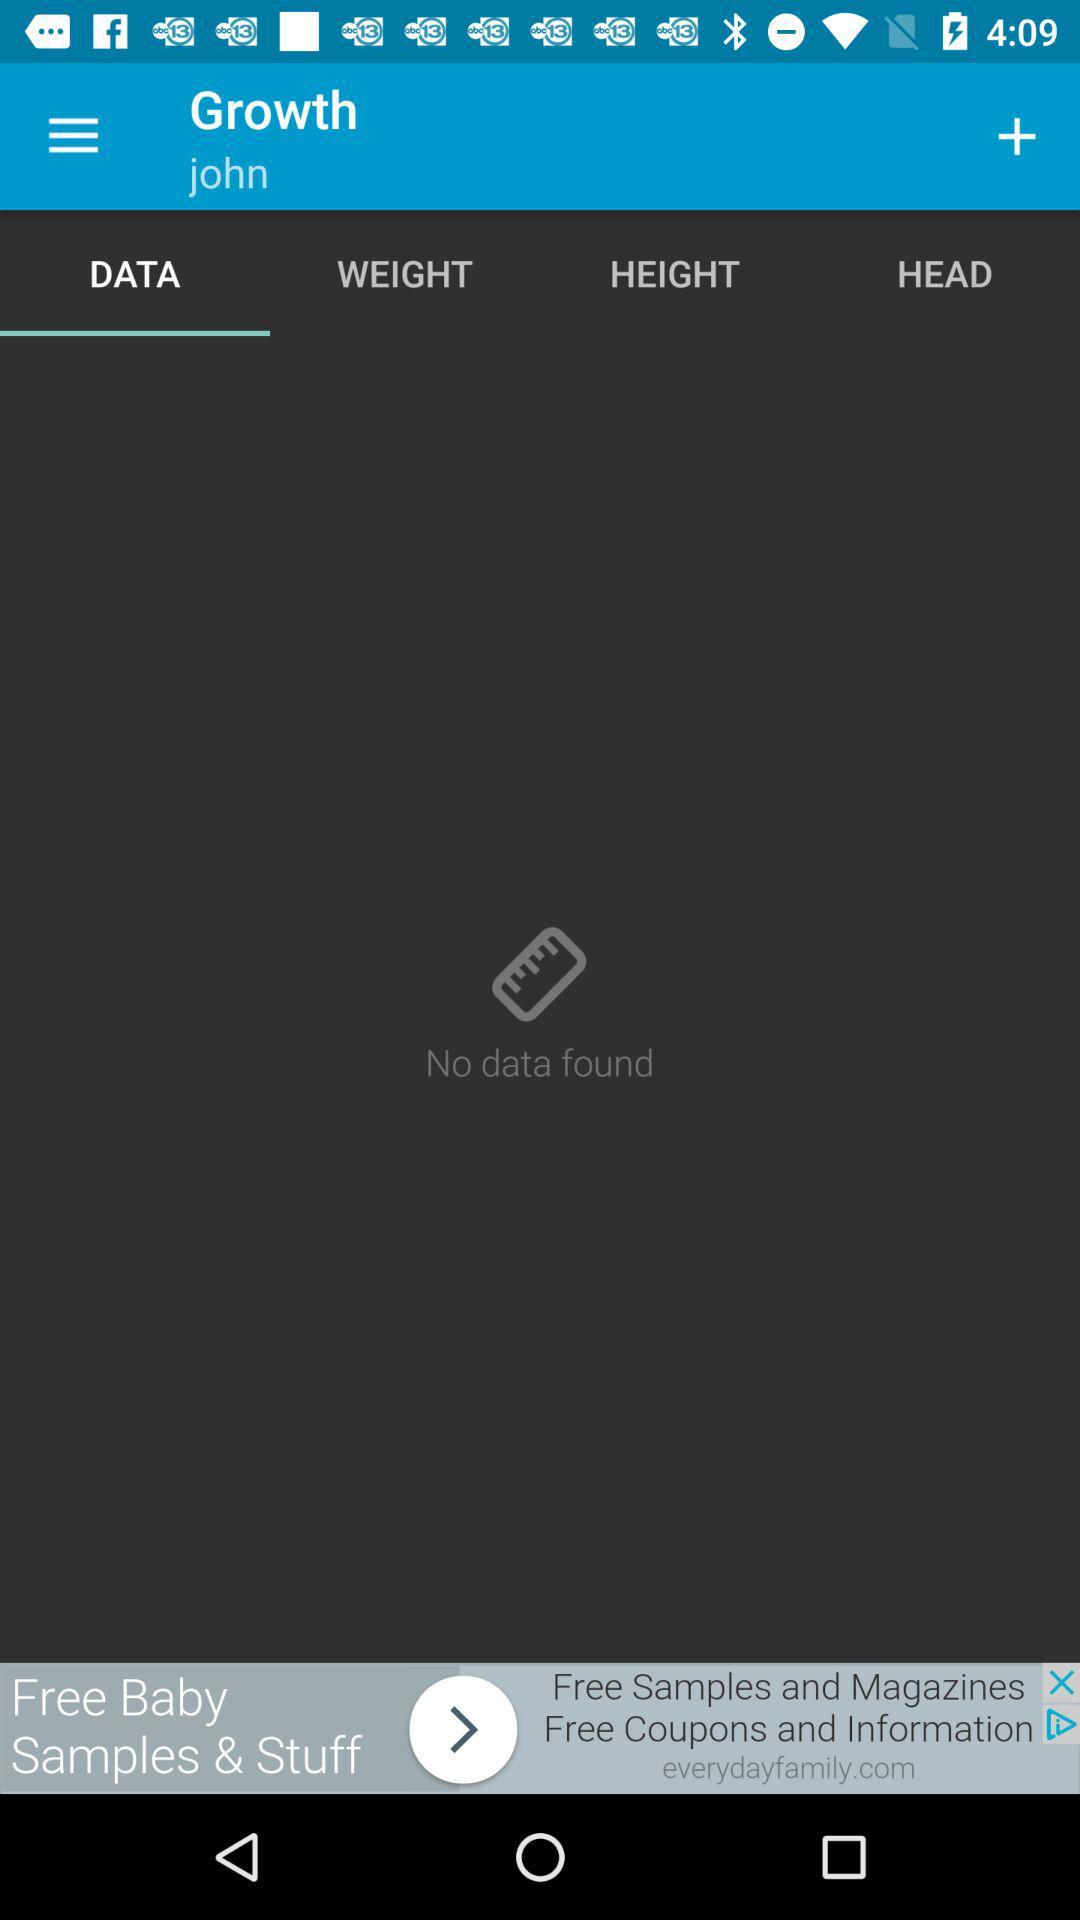  I want to click on the advertisement, so click(540, 1727).